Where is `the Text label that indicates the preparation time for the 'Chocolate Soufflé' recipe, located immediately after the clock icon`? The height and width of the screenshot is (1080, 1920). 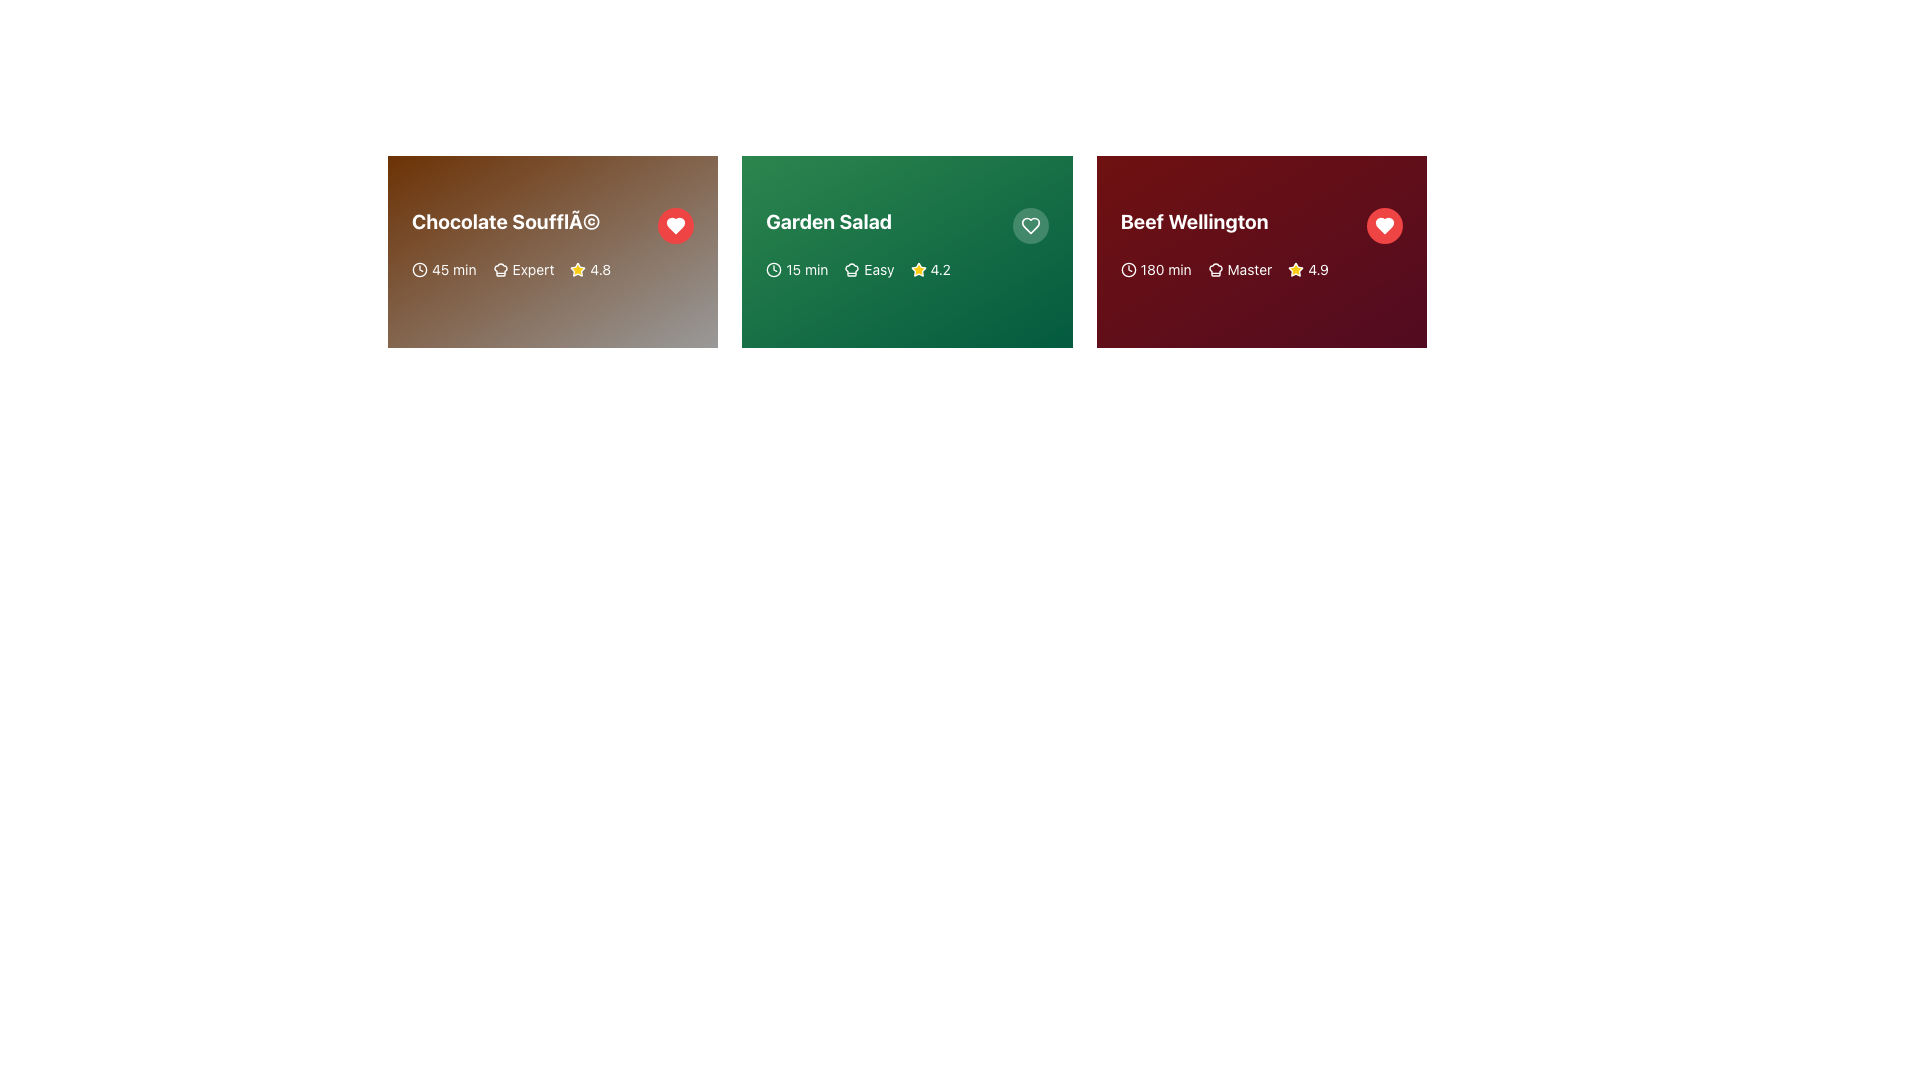
the Text label that indicates the preparation time for the 'Chocolate Soufflé' recipe, located immediately after the clock icon is located at coordinates (453, 270).